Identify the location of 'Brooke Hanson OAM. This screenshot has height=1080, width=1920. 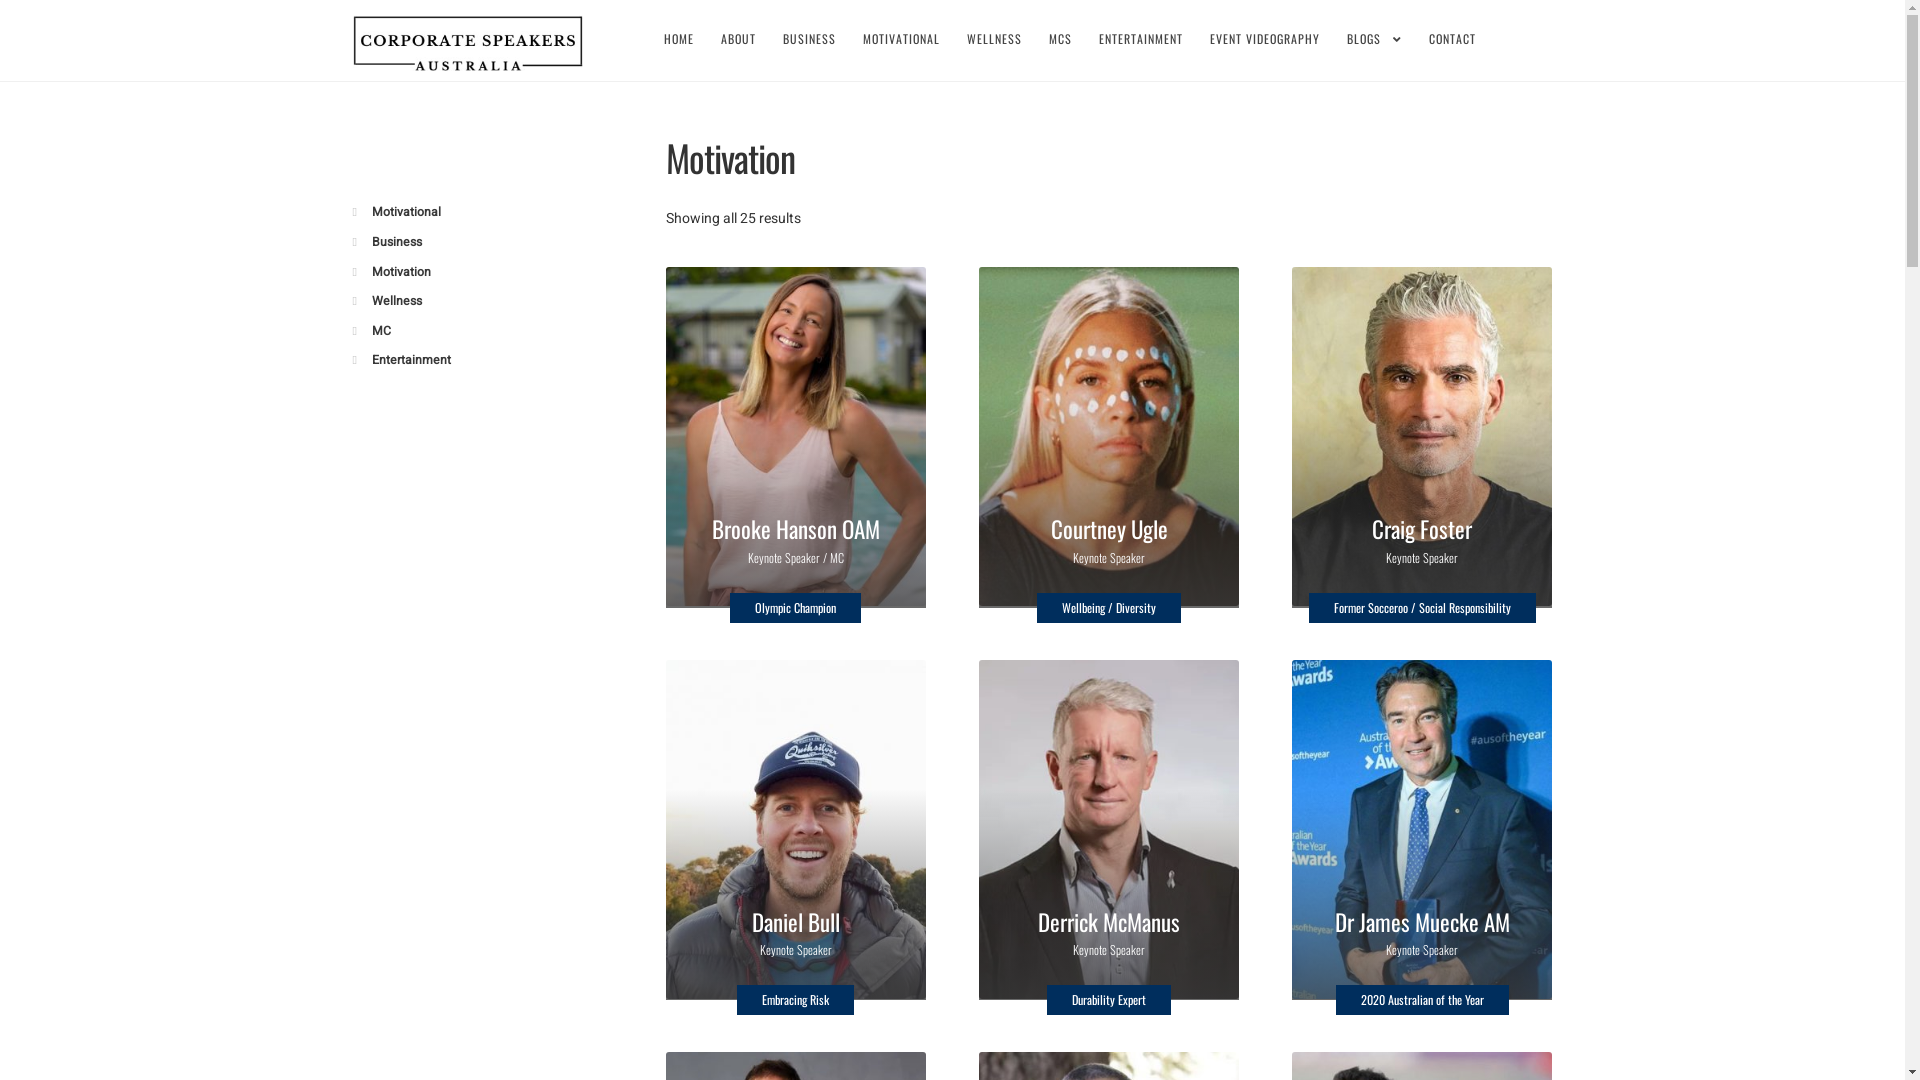
(666, 435).